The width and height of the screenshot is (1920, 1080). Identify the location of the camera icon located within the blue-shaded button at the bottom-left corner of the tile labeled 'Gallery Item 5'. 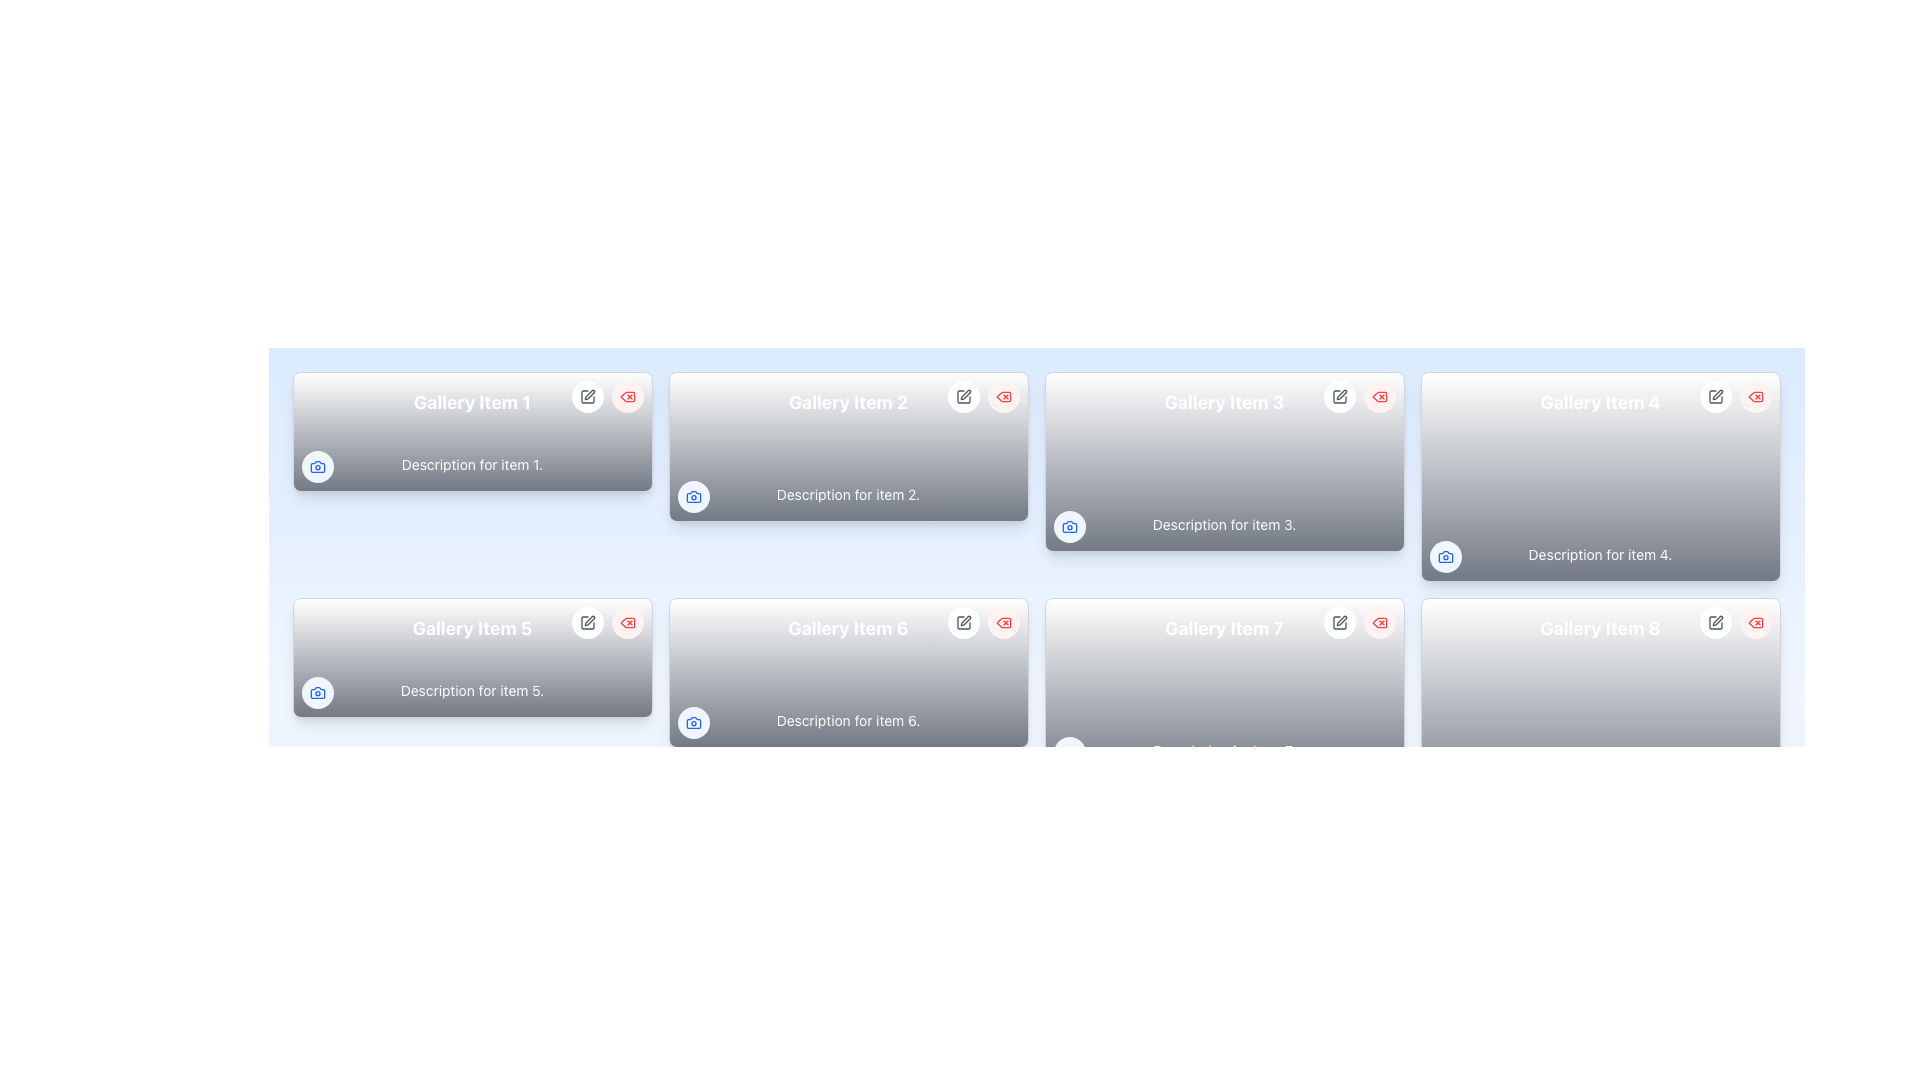
(316, 692).